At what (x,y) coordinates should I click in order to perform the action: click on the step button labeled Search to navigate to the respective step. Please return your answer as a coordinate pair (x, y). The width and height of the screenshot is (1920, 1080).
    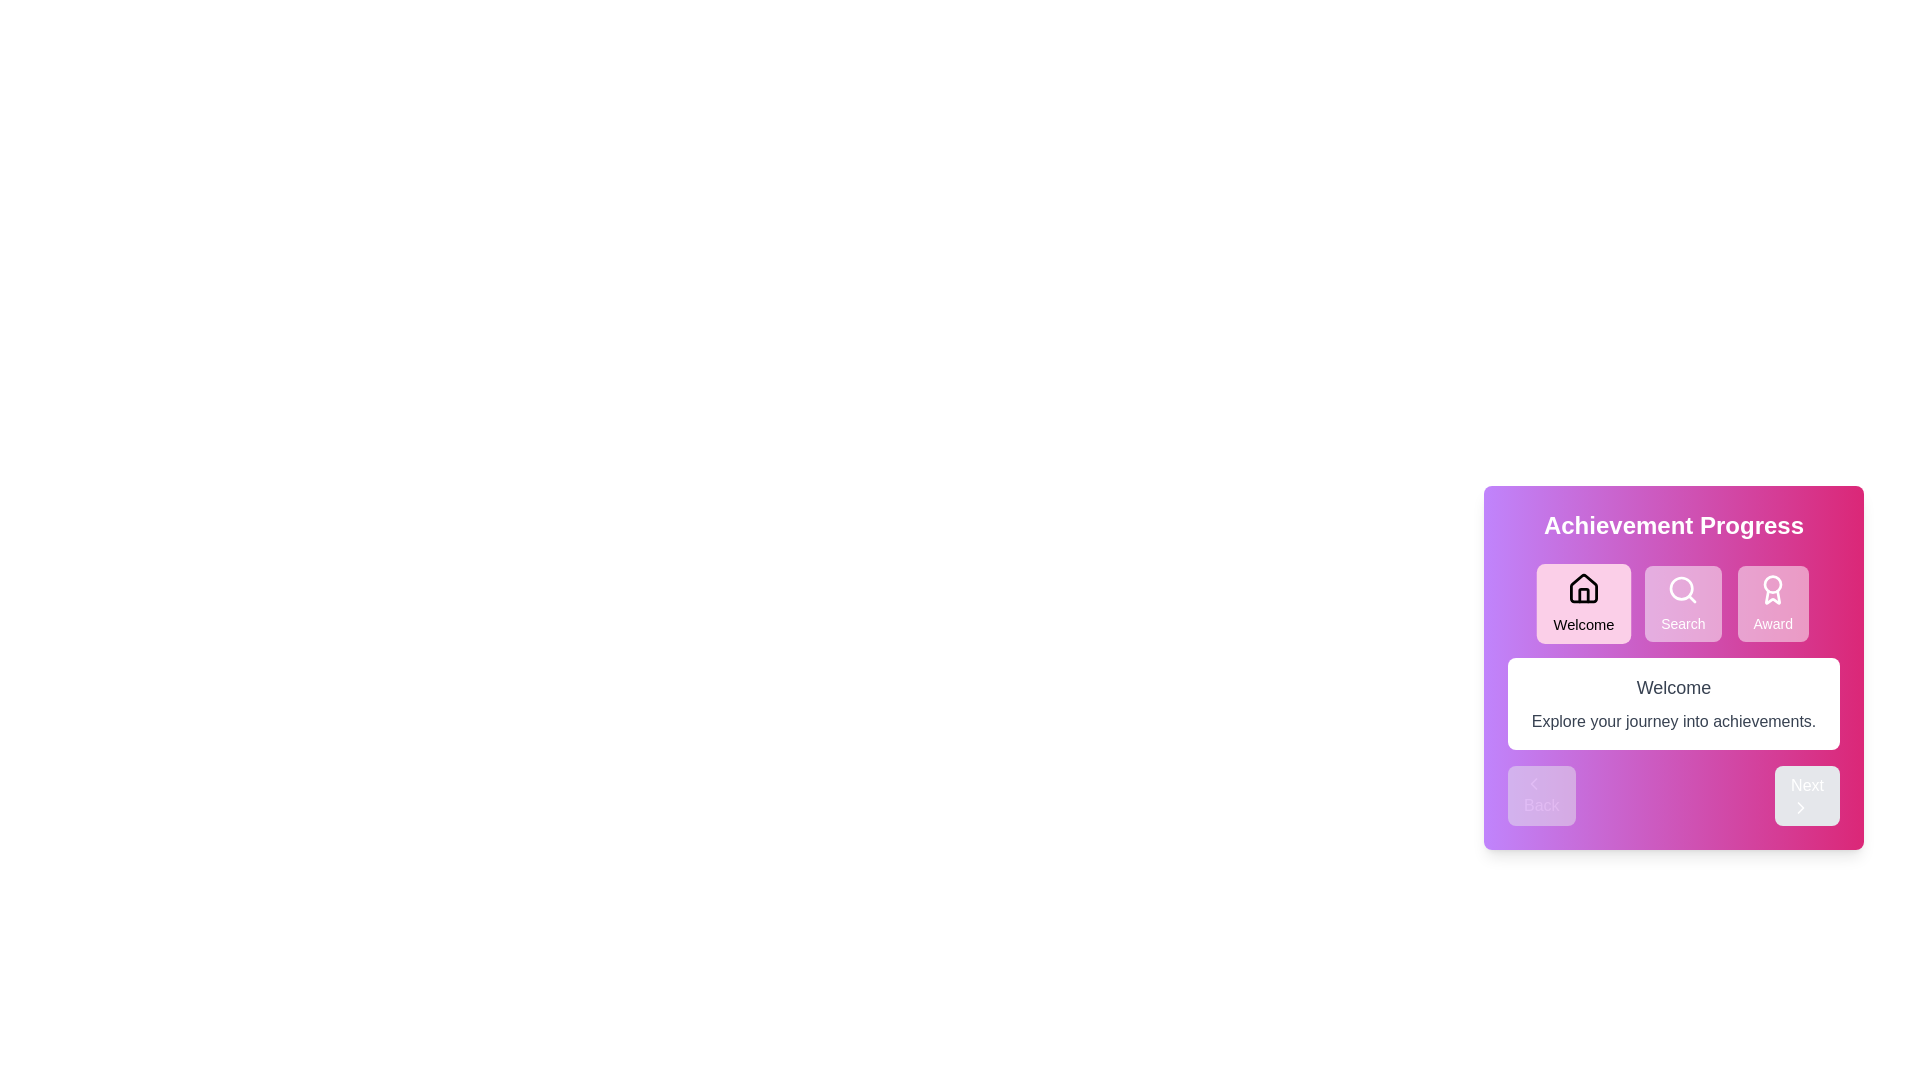
    Looking at the image, I should click on (1682, 603).